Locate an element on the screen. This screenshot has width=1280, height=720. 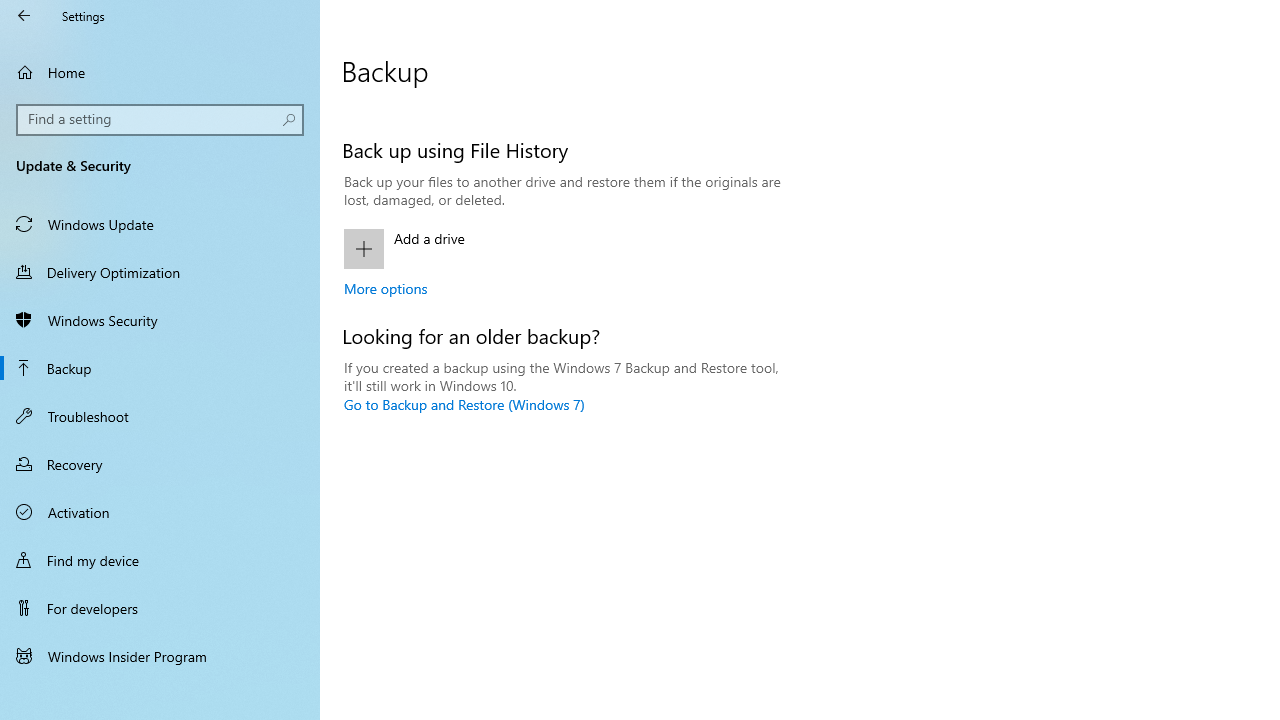
'More options' is located at coordinates (385, 288).